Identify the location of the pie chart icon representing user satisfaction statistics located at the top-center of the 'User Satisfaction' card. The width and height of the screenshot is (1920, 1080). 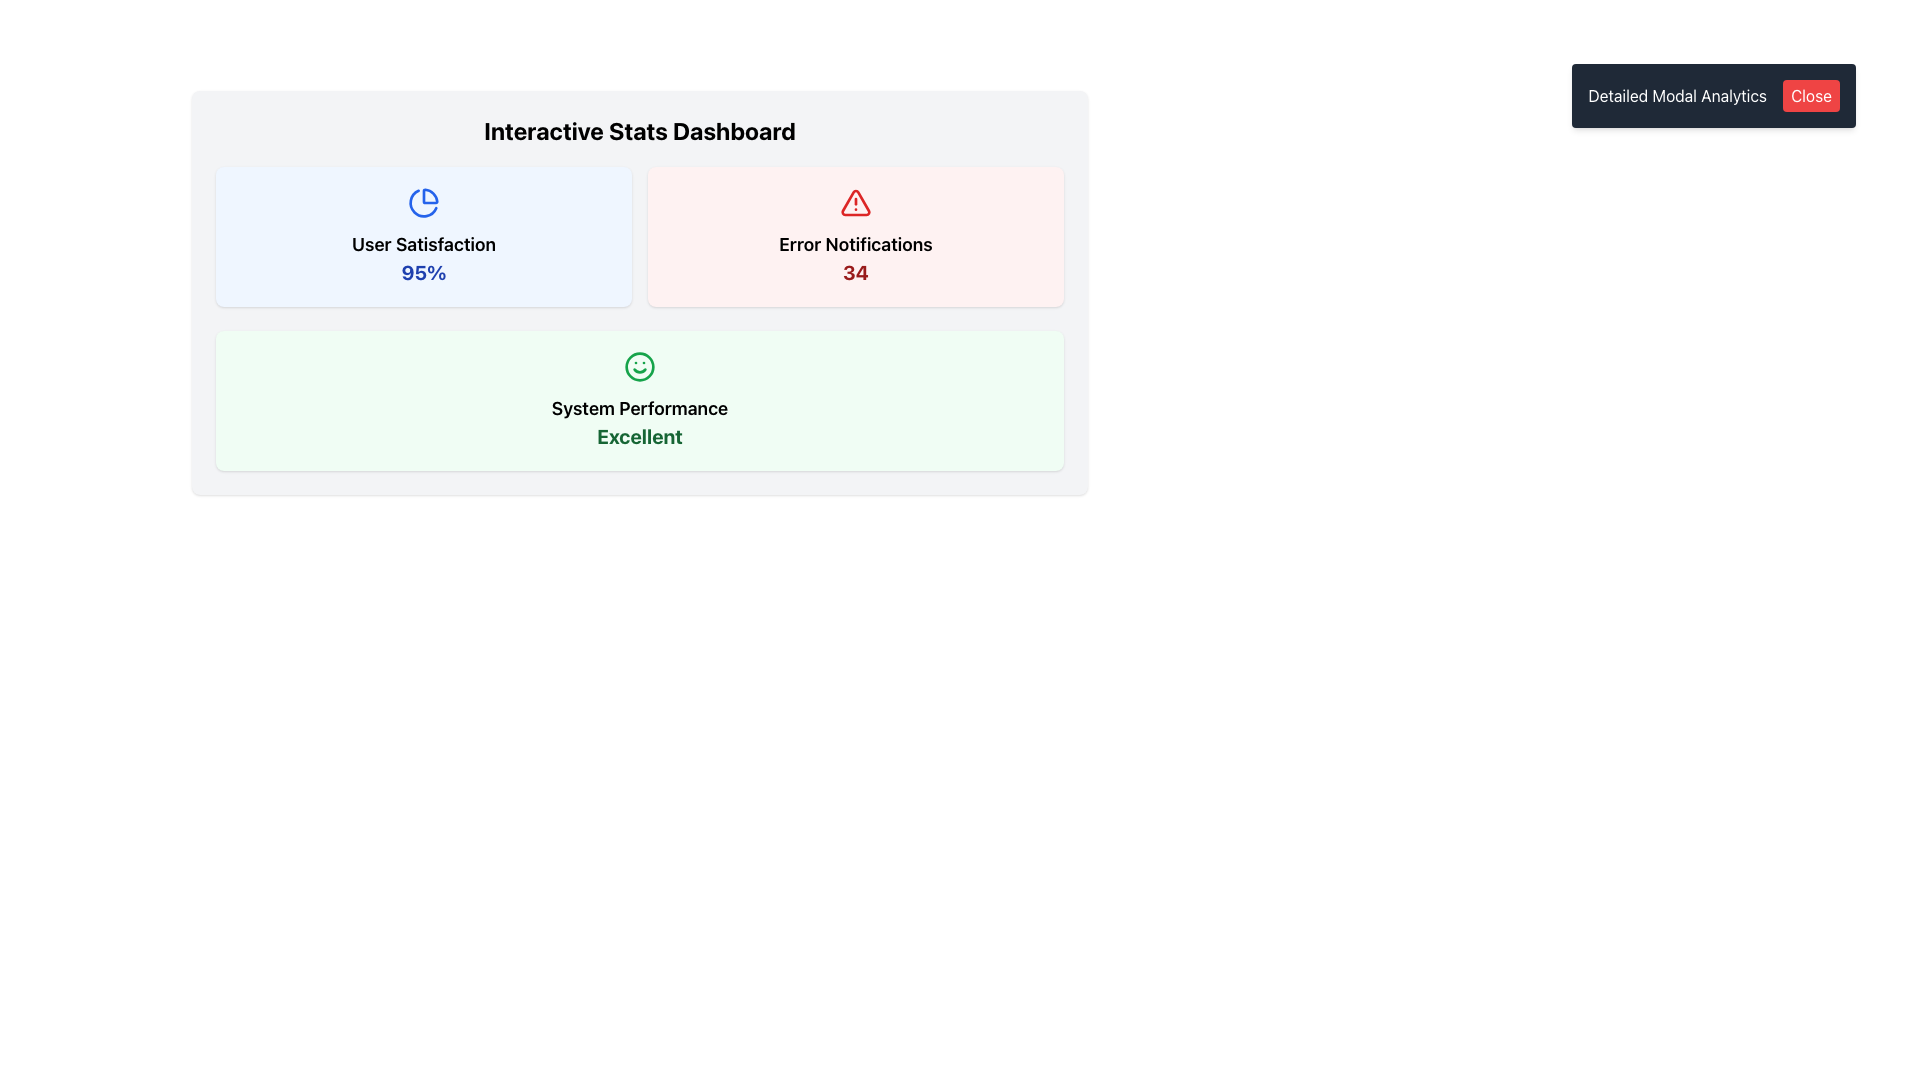
(422, 203).